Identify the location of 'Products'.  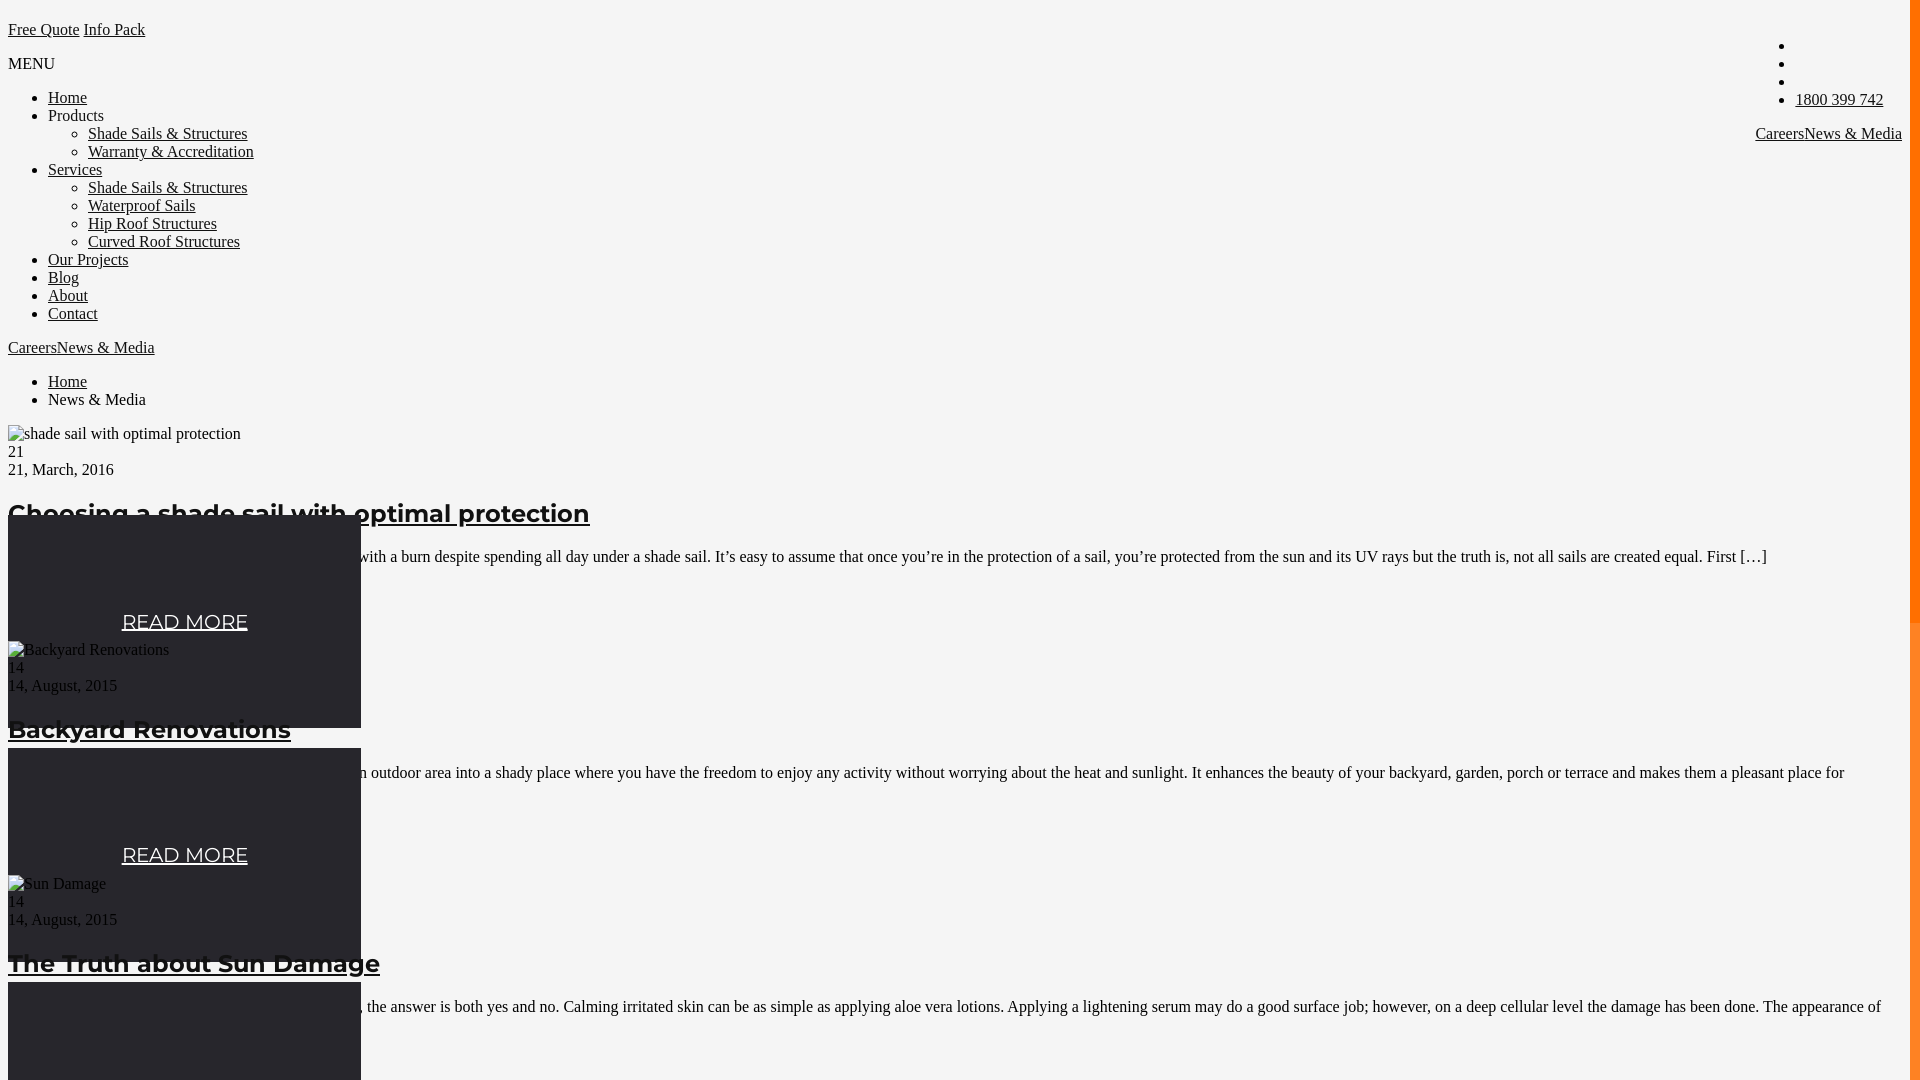
(48, 115).